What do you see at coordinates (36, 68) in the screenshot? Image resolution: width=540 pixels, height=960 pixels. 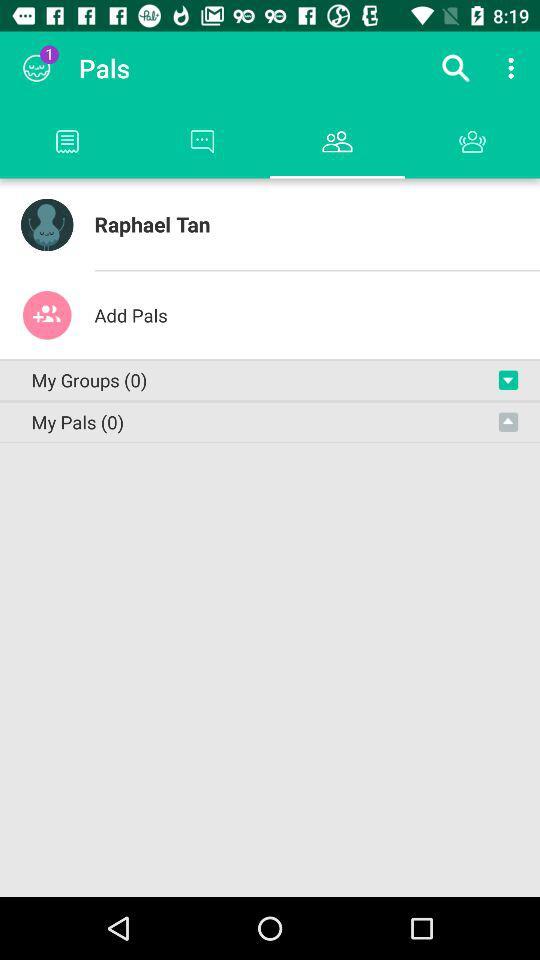 I see `the item next to the pals icon` at bounding box center [36, 68].